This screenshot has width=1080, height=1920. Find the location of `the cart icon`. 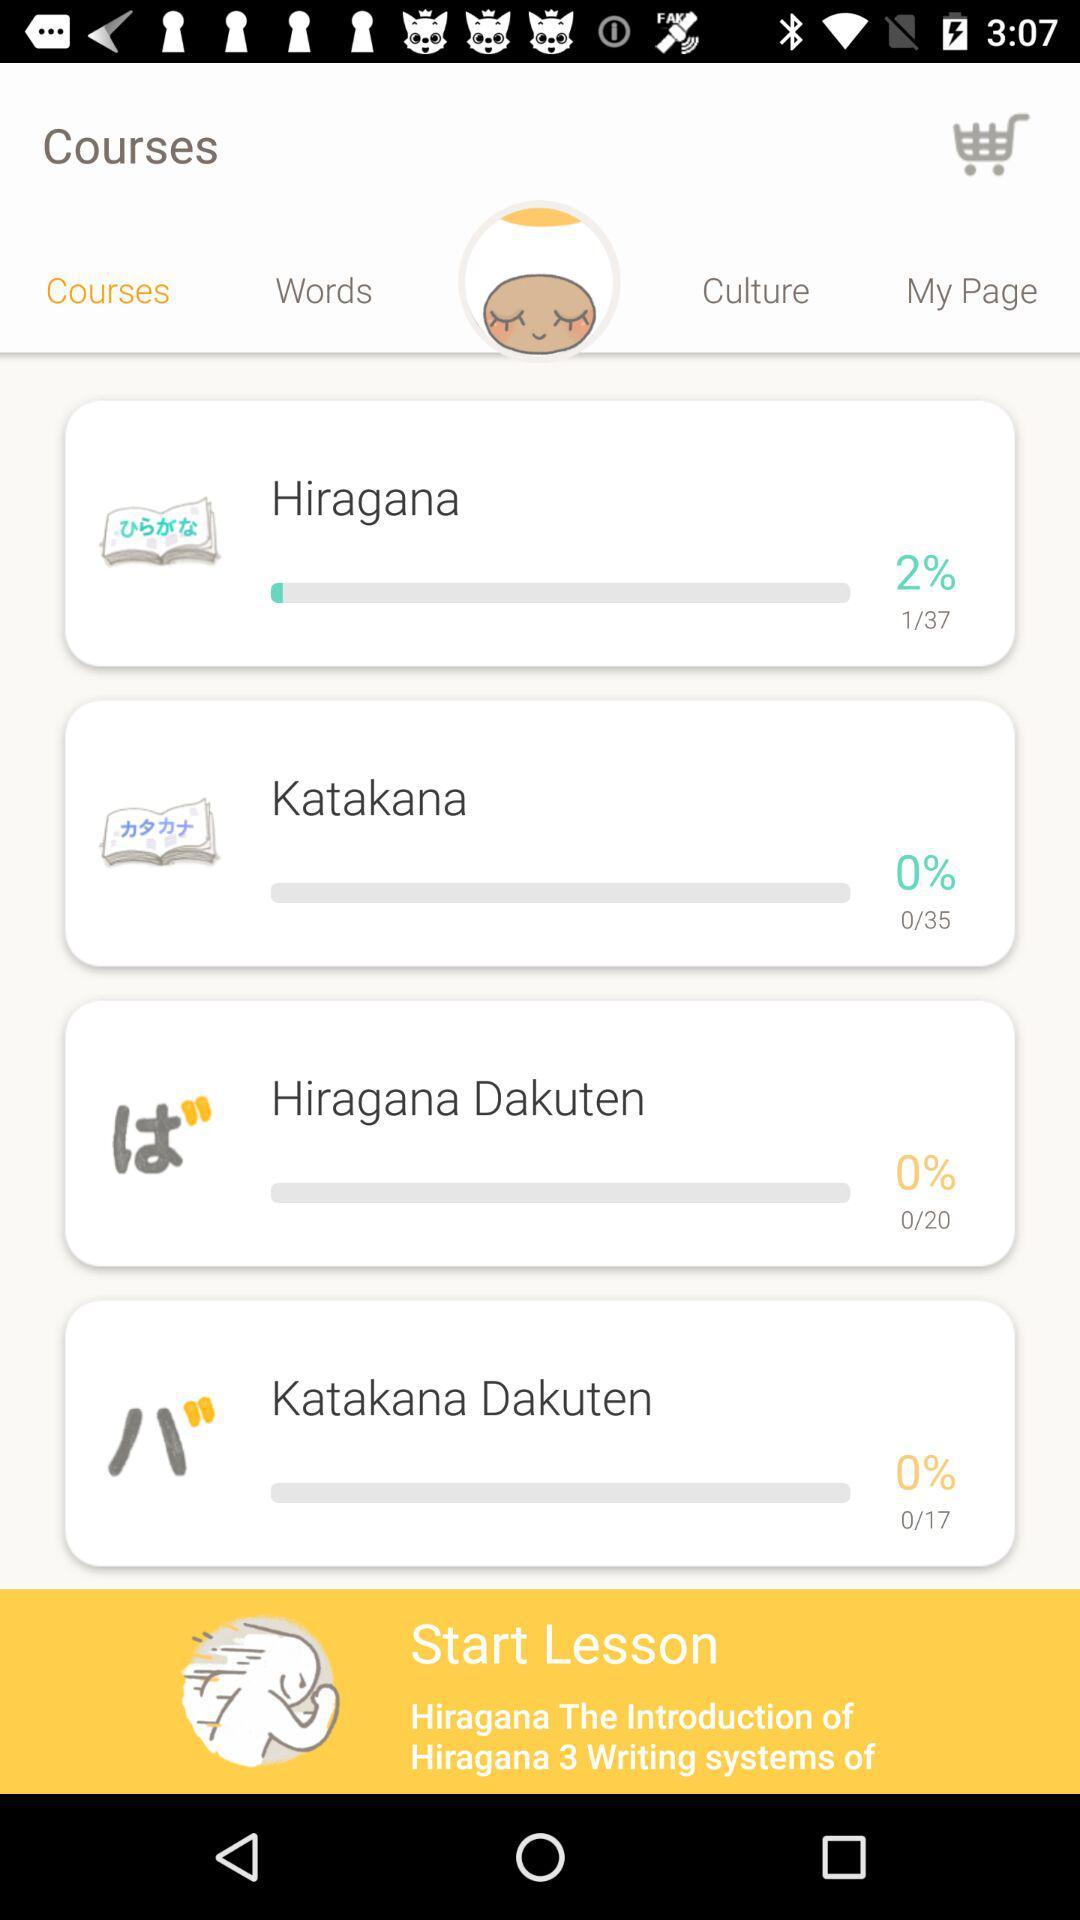

the cart icon is located at coordinates (991, 143).